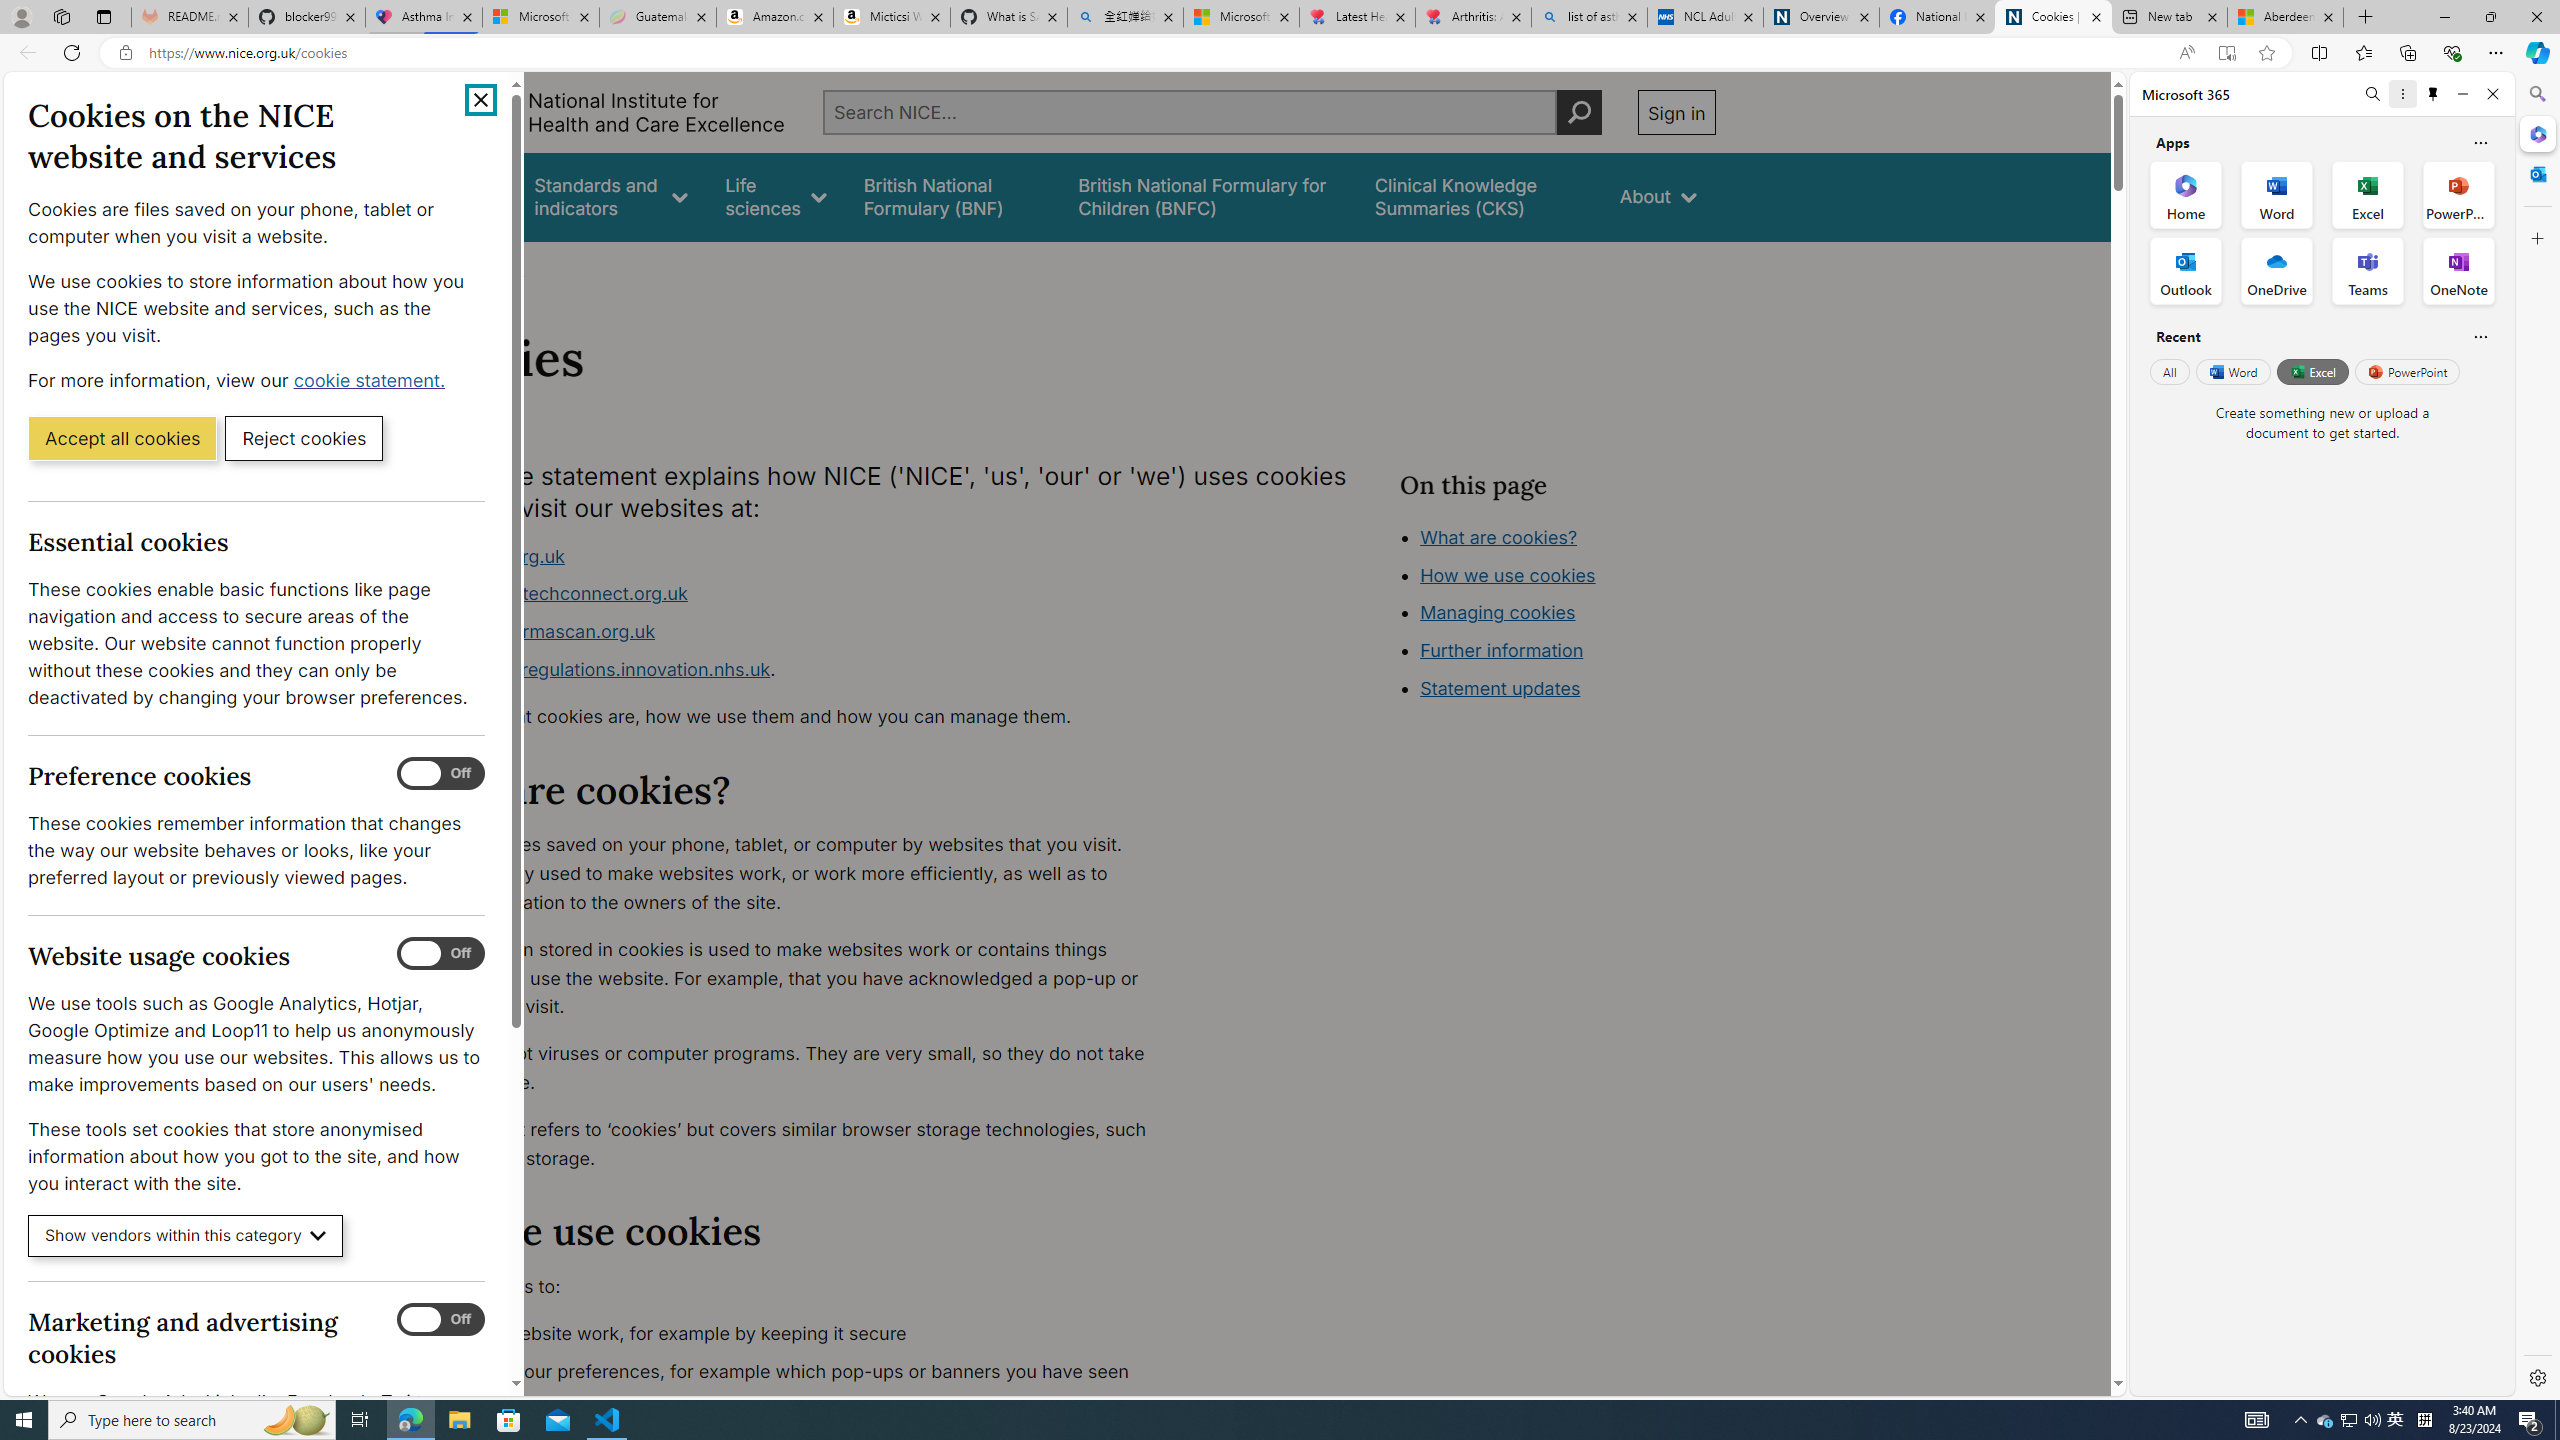  I want to click on 'British National Formulary for Children (BNFC)', so click(1207, 196).